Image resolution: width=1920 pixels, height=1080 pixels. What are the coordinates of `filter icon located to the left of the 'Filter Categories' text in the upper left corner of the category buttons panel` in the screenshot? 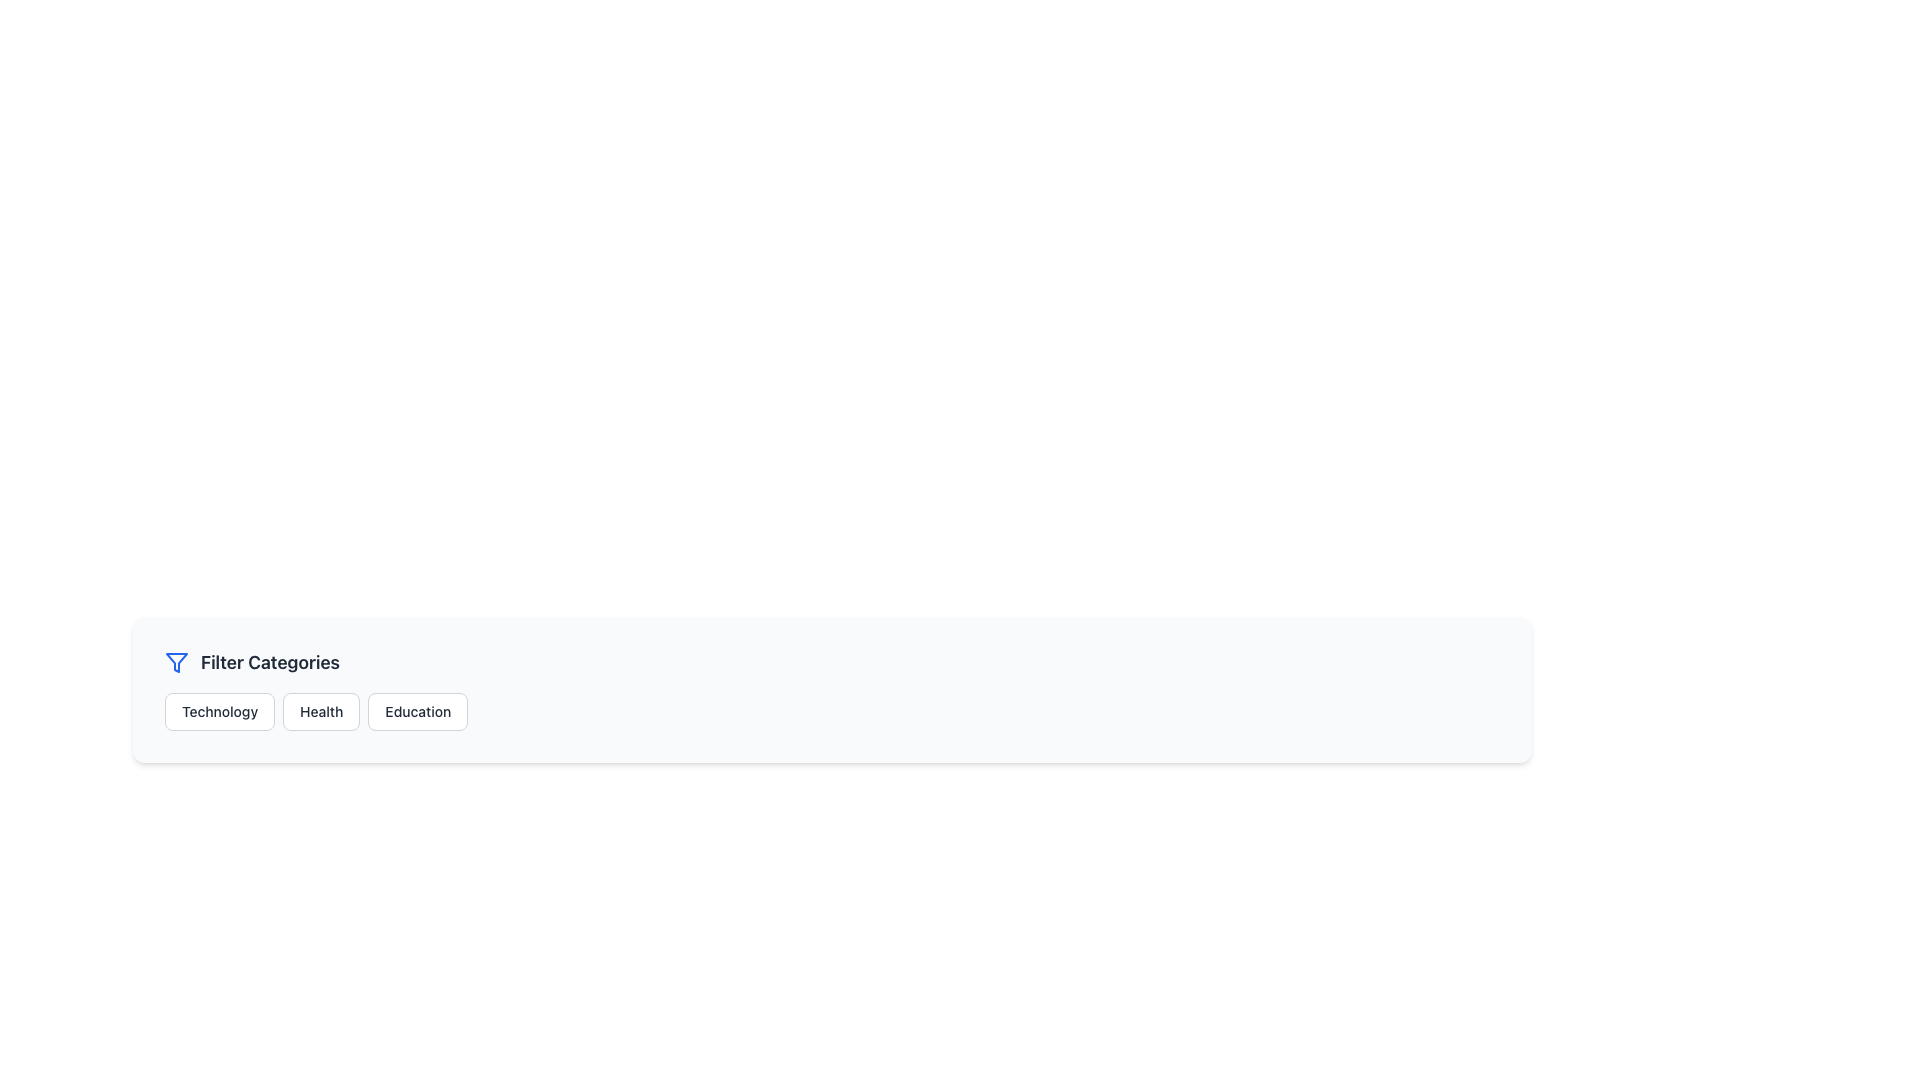 It's located at (177, 663).